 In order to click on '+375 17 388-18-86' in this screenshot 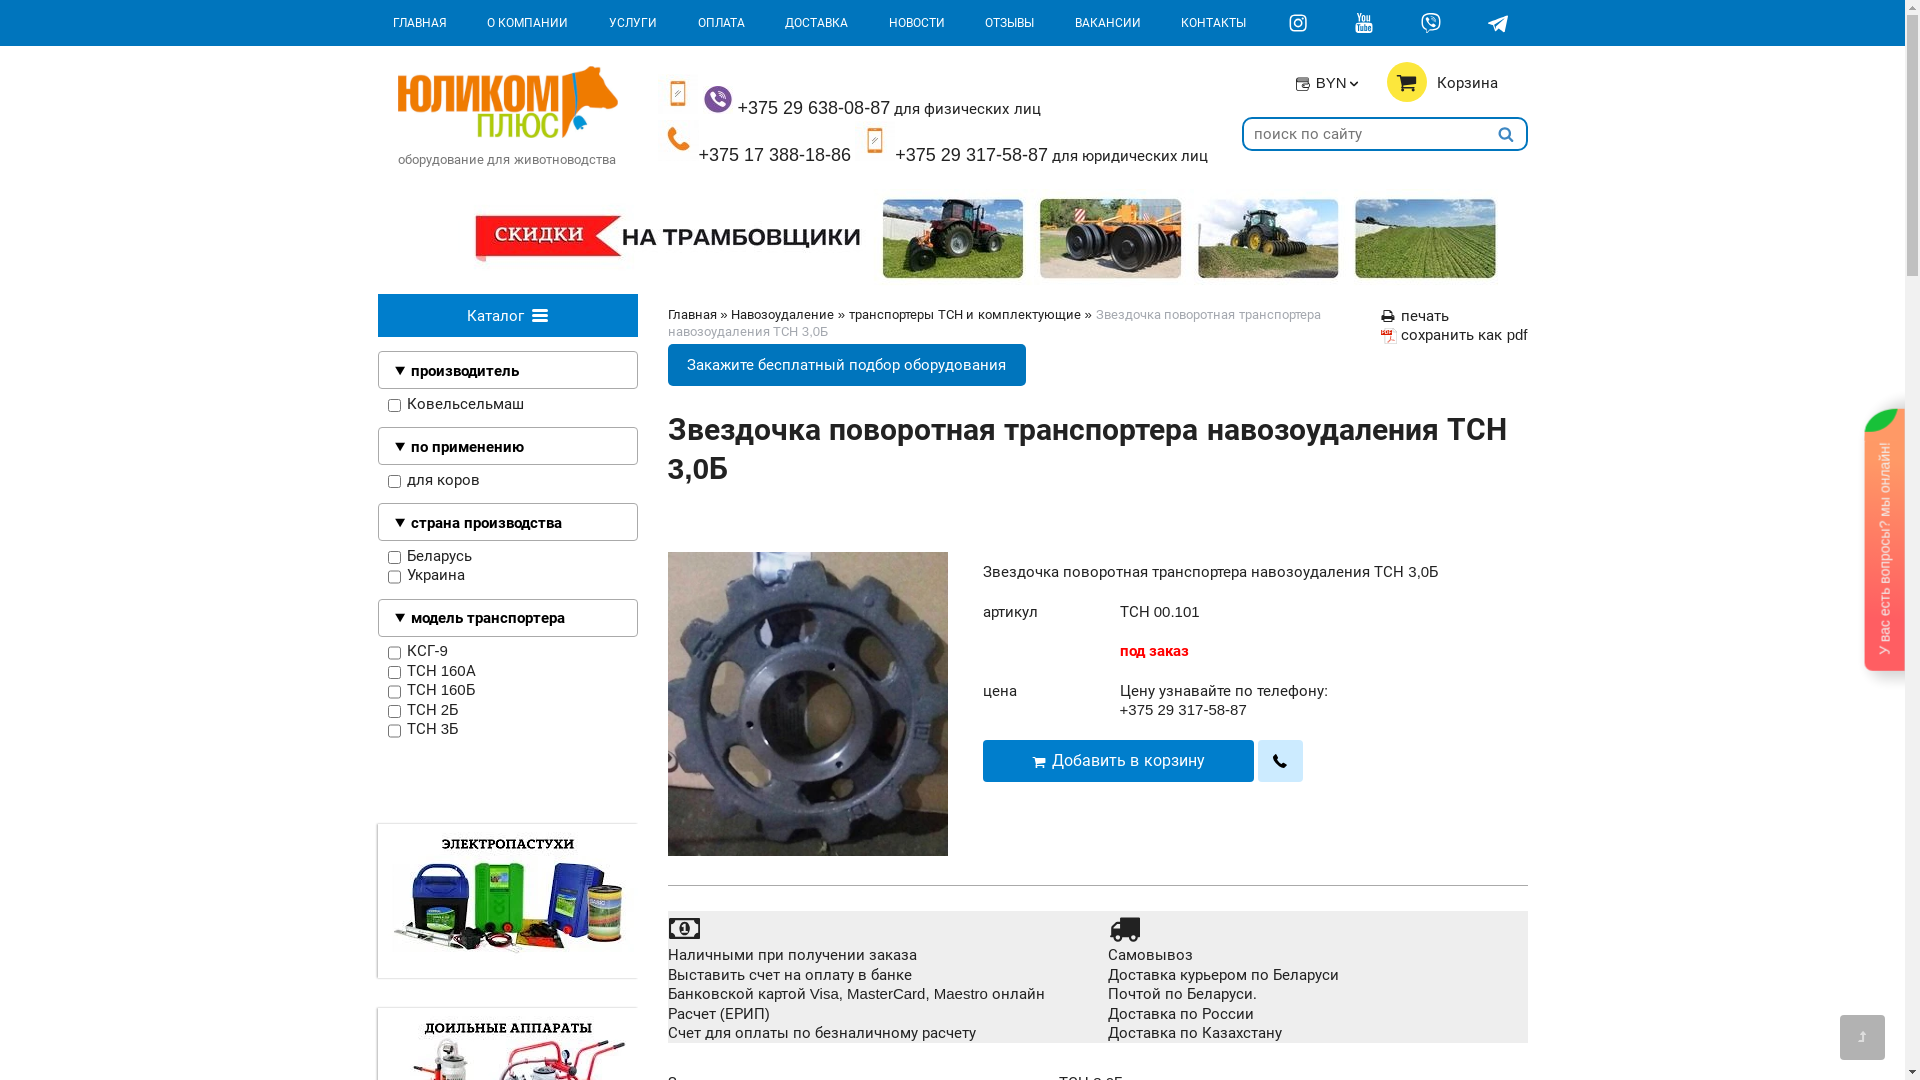, I will do `click(753, 142)`.